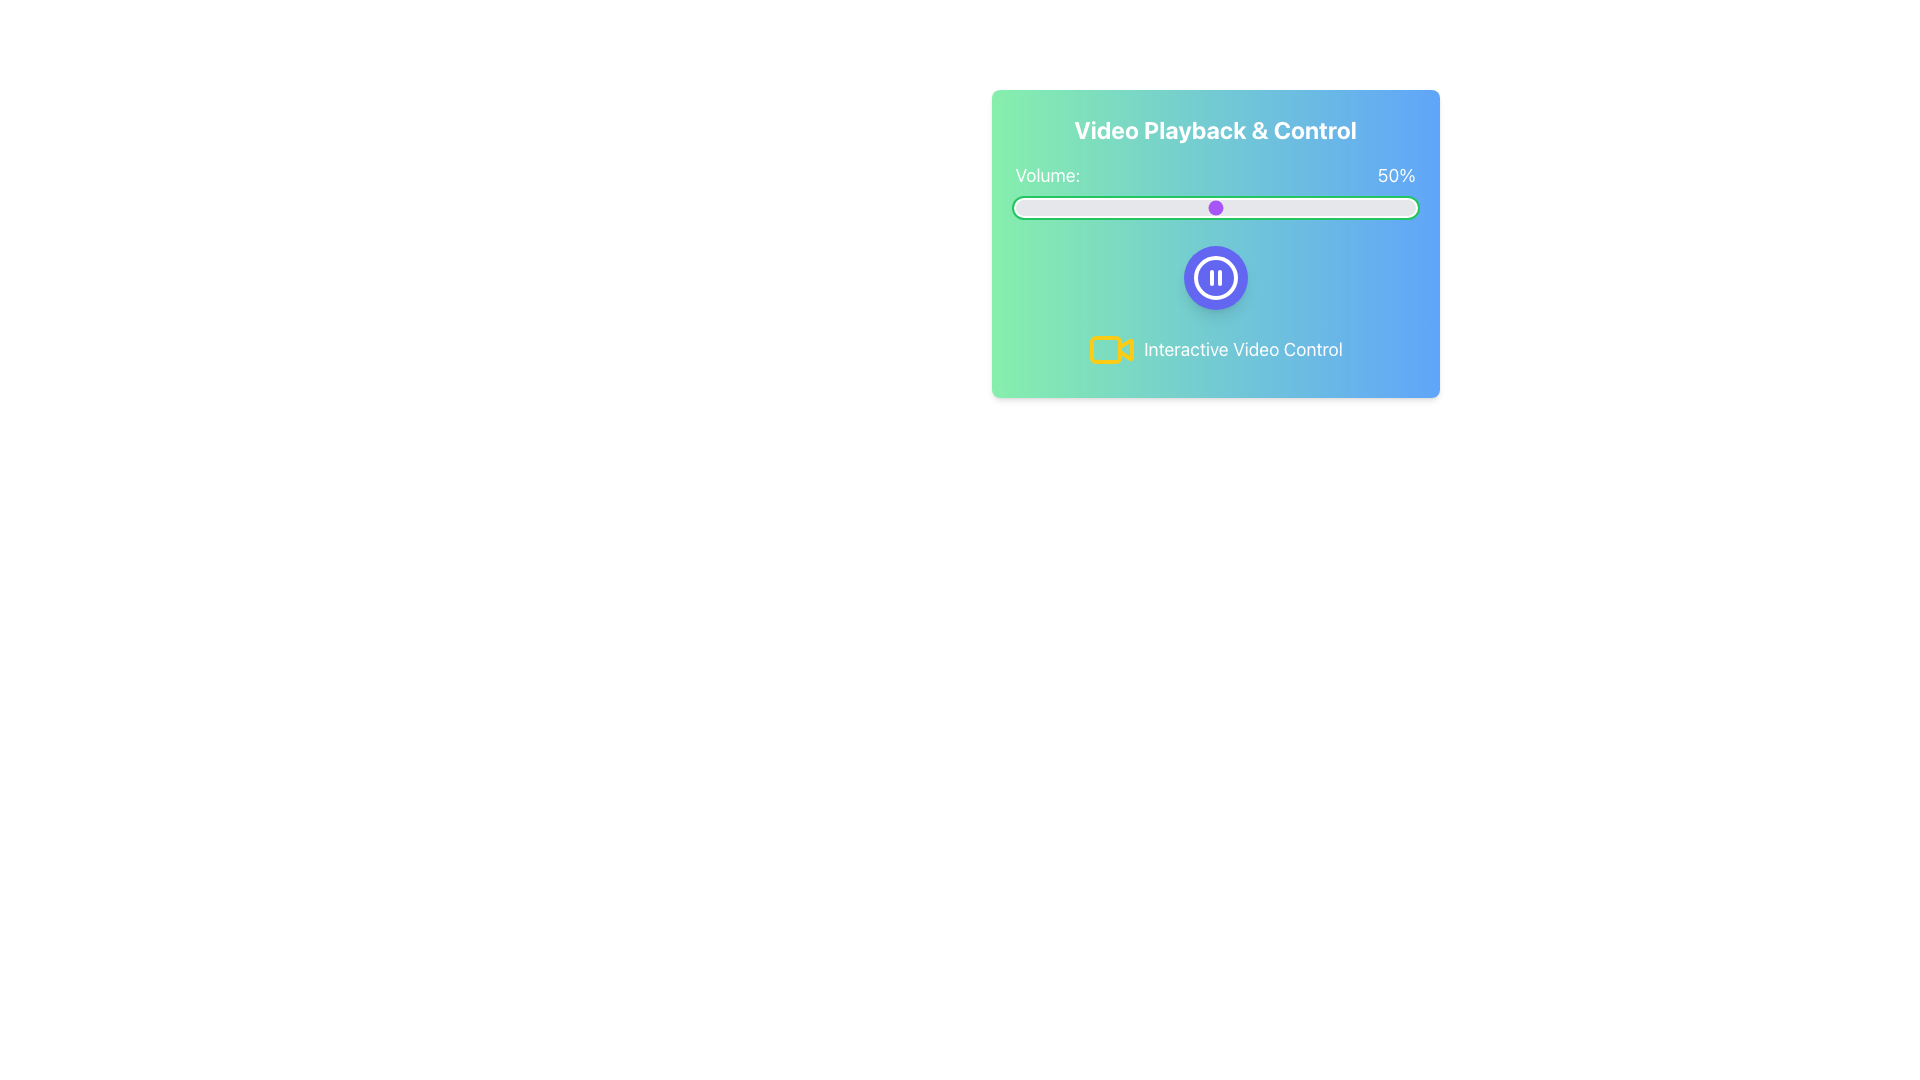 The height and width of the screenshot is (1080, 1920). What do you see at coordinates (1343, 208) in the screenshot?
I see `the volume` at bounding box center [1343, 208].